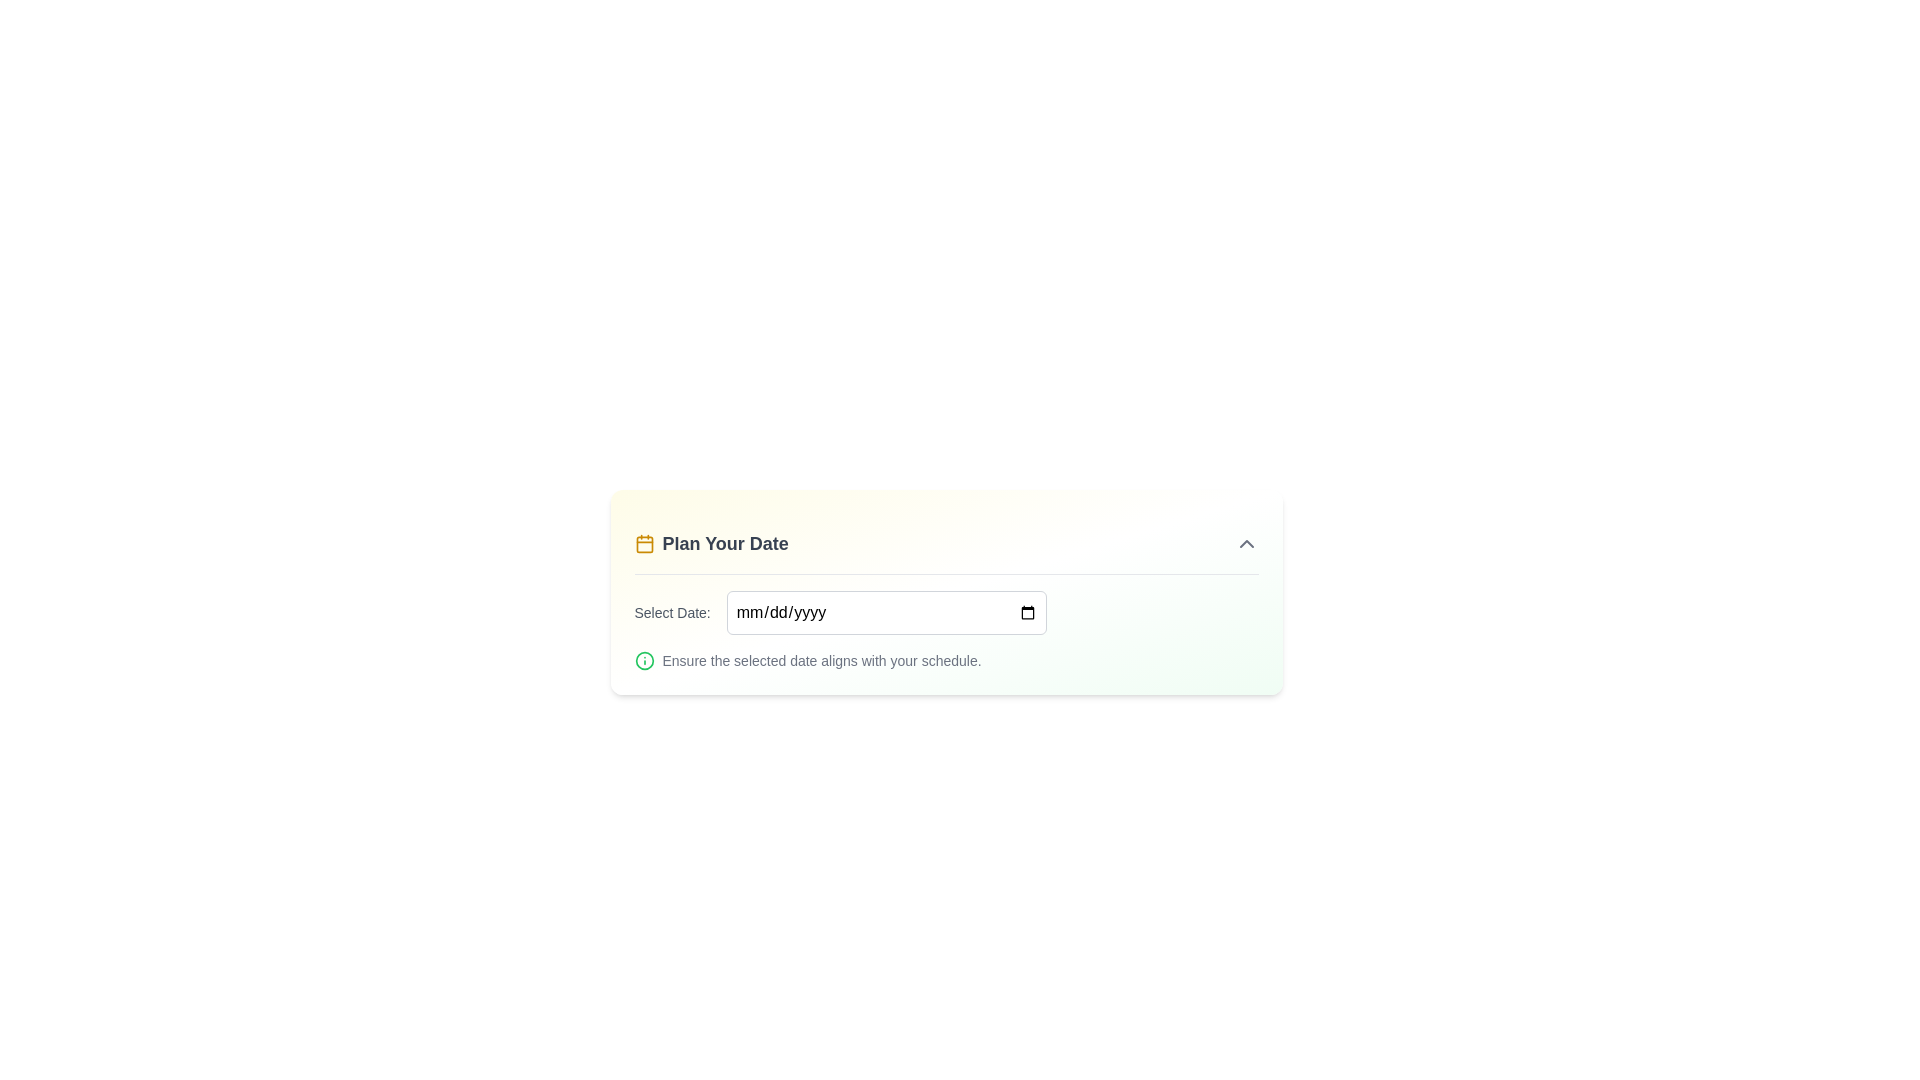  Describe the element at coordinates (1245, 543) in the screenshot. I see `the Icon (Chevron Up) located in the top-right region of the 'Plan Your Date' card, which is styled with a muted grey color scheme and changes to yellow when hovered` at that location.